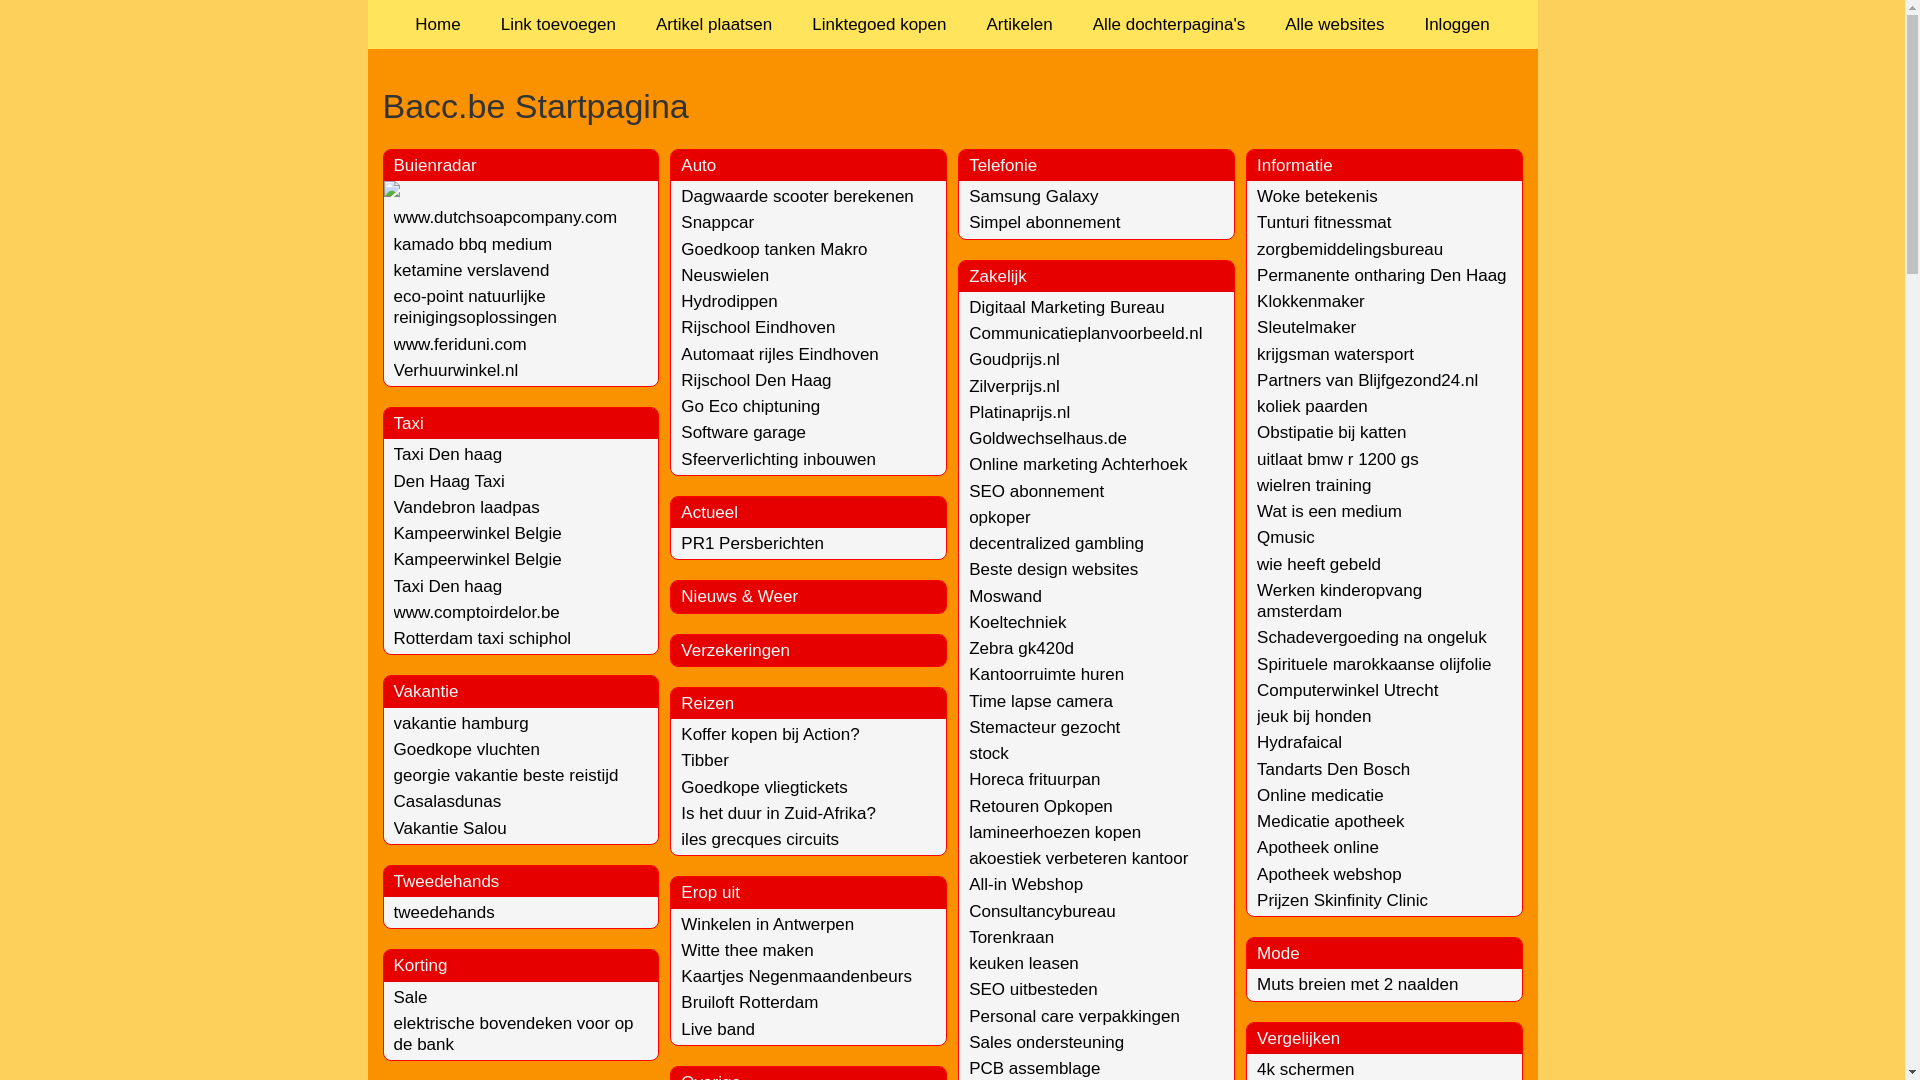  I want to click on 'Artikel plaatsen', so click(714, 24).